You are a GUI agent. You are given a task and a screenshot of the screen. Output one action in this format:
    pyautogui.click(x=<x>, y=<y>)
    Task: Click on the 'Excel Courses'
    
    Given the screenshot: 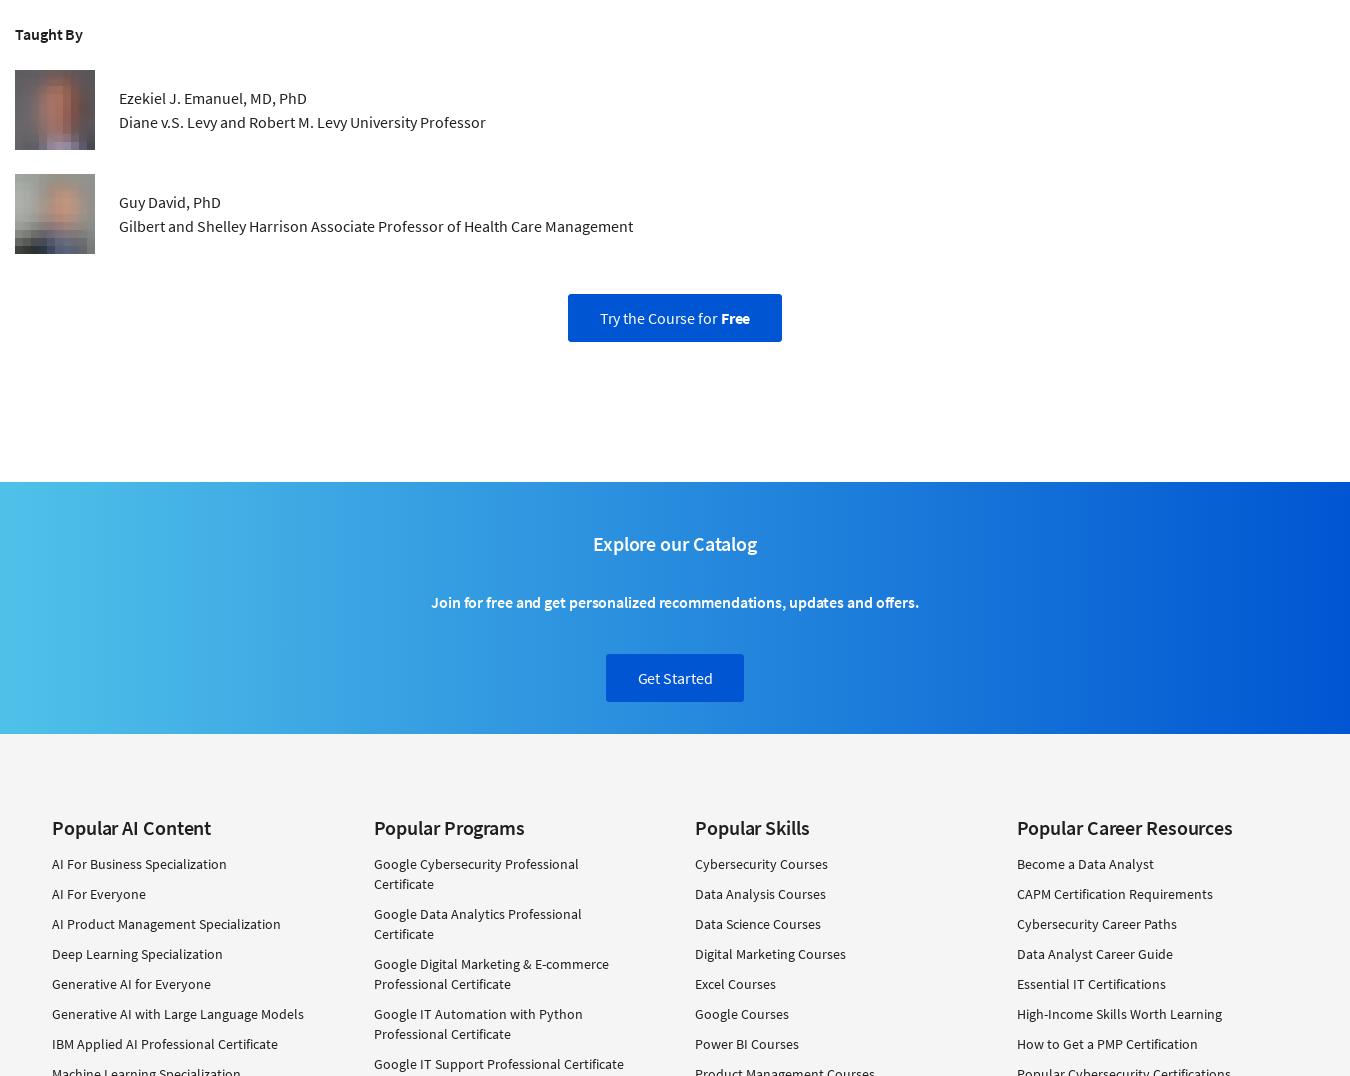 What is the action you would take?
    pyautogui.click(x=734, y=984)
    